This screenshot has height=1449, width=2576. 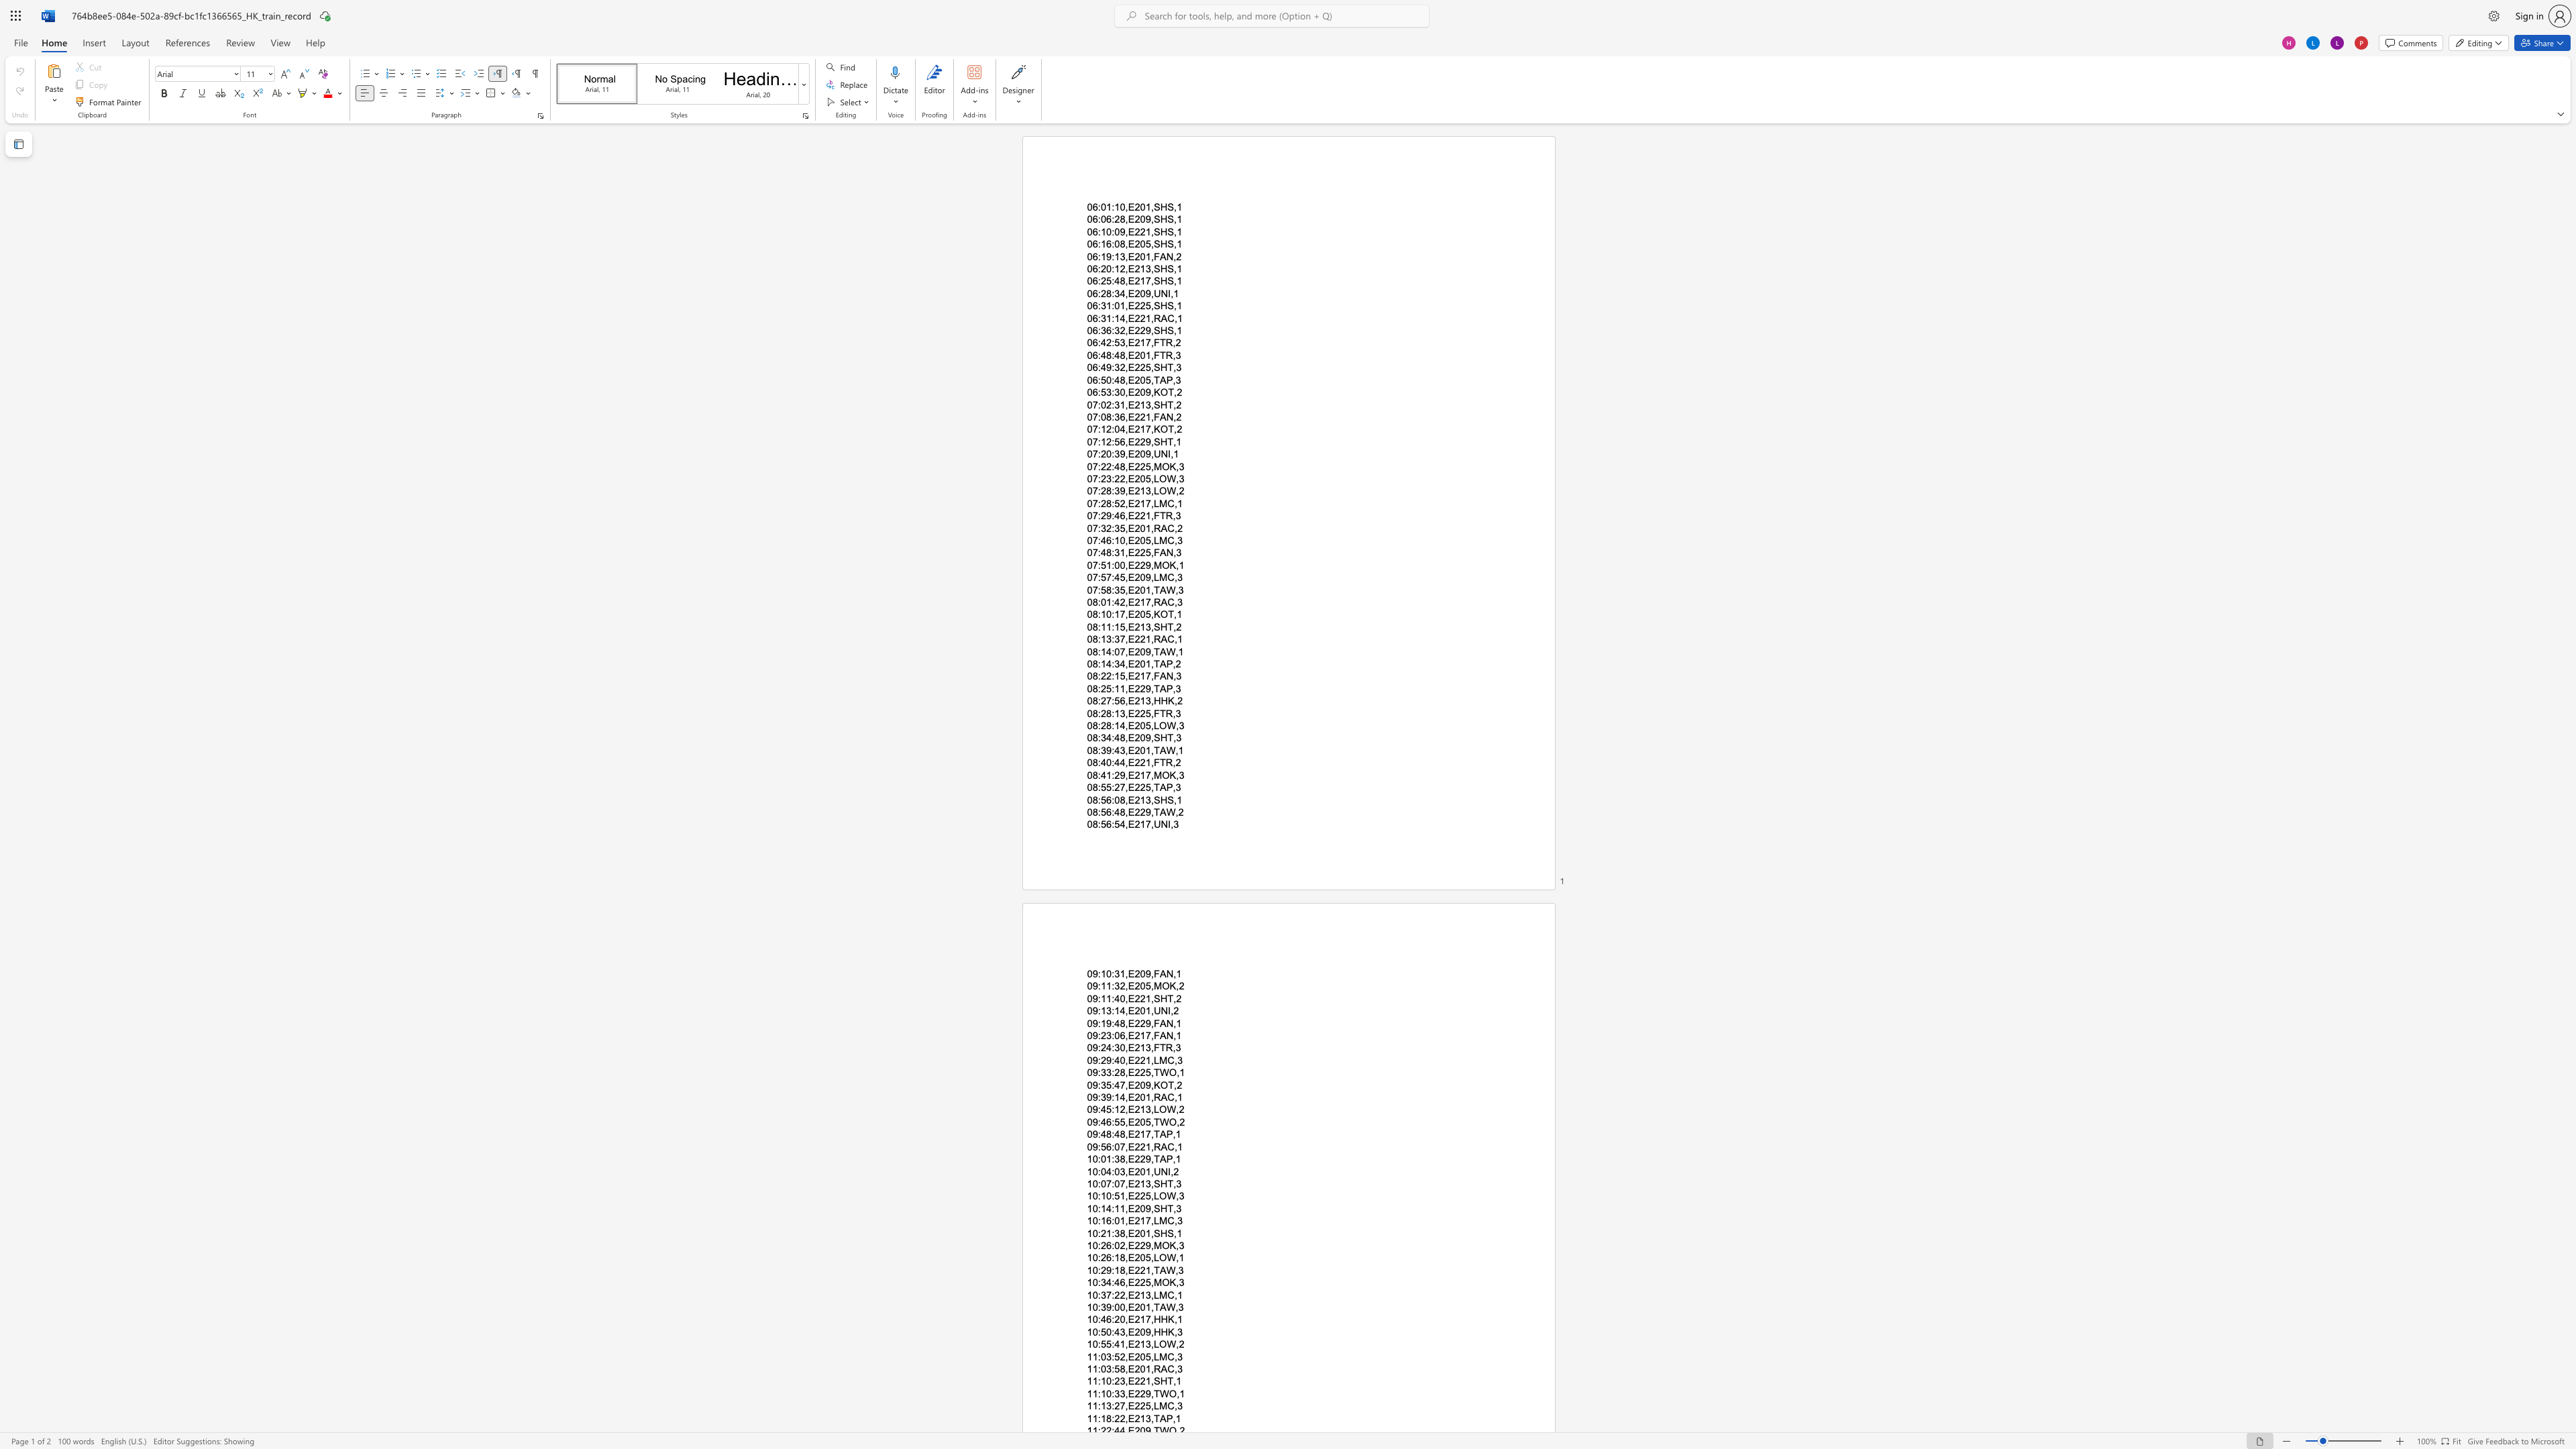 What do you see at coordinates (1127, 415) in the screenshot?
I see `the subset text "E221," within the text "07:08:36,E221,FAN,2"` at bounding box center [1127, 415].